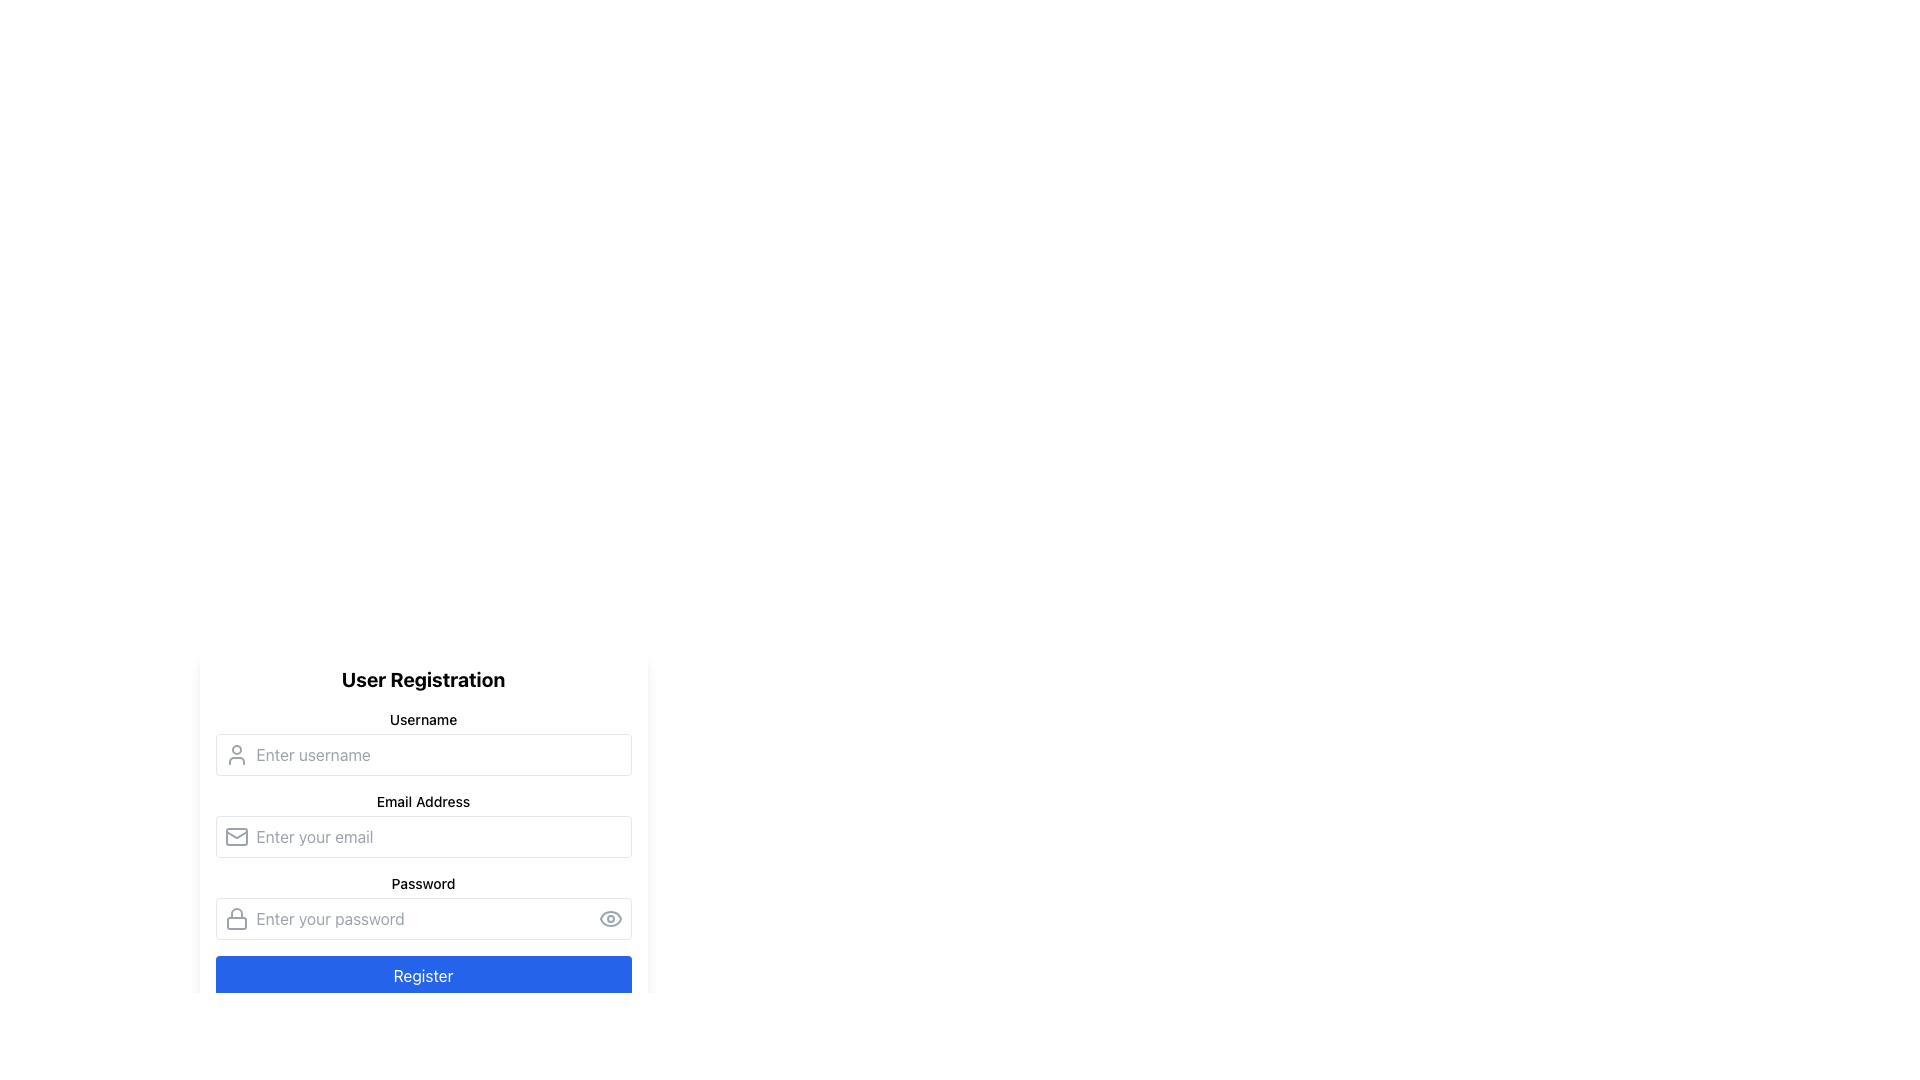 This screenshot has width=1920, height=1080. What do you see at coordinates (236, 755) in the screenshot?
I see `the user profile silhouette icon located to the left of the 'Enter username' text input field in the 'Username' section of the form` at bounding box center [236, 755].